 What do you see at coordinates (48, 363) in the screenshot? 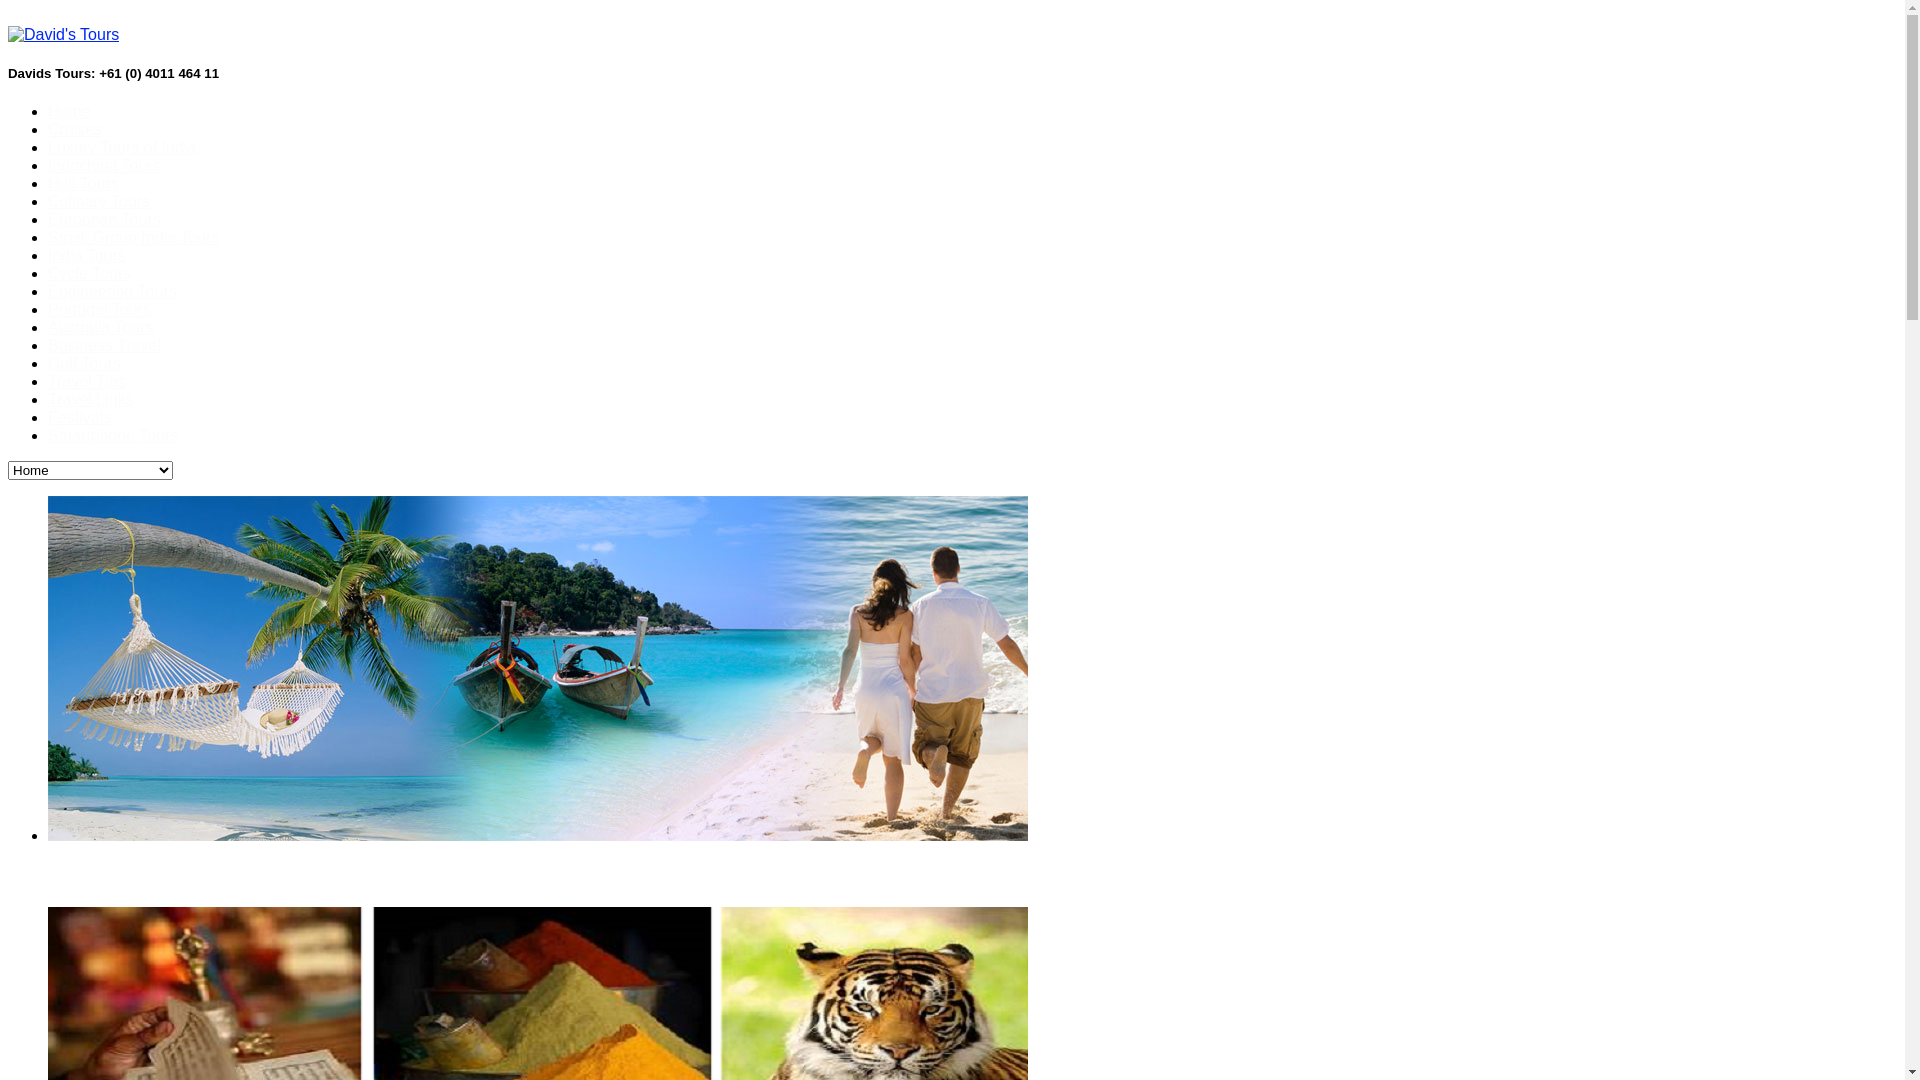
I see `'Golf Tours'` at bounding box center [48, 363].